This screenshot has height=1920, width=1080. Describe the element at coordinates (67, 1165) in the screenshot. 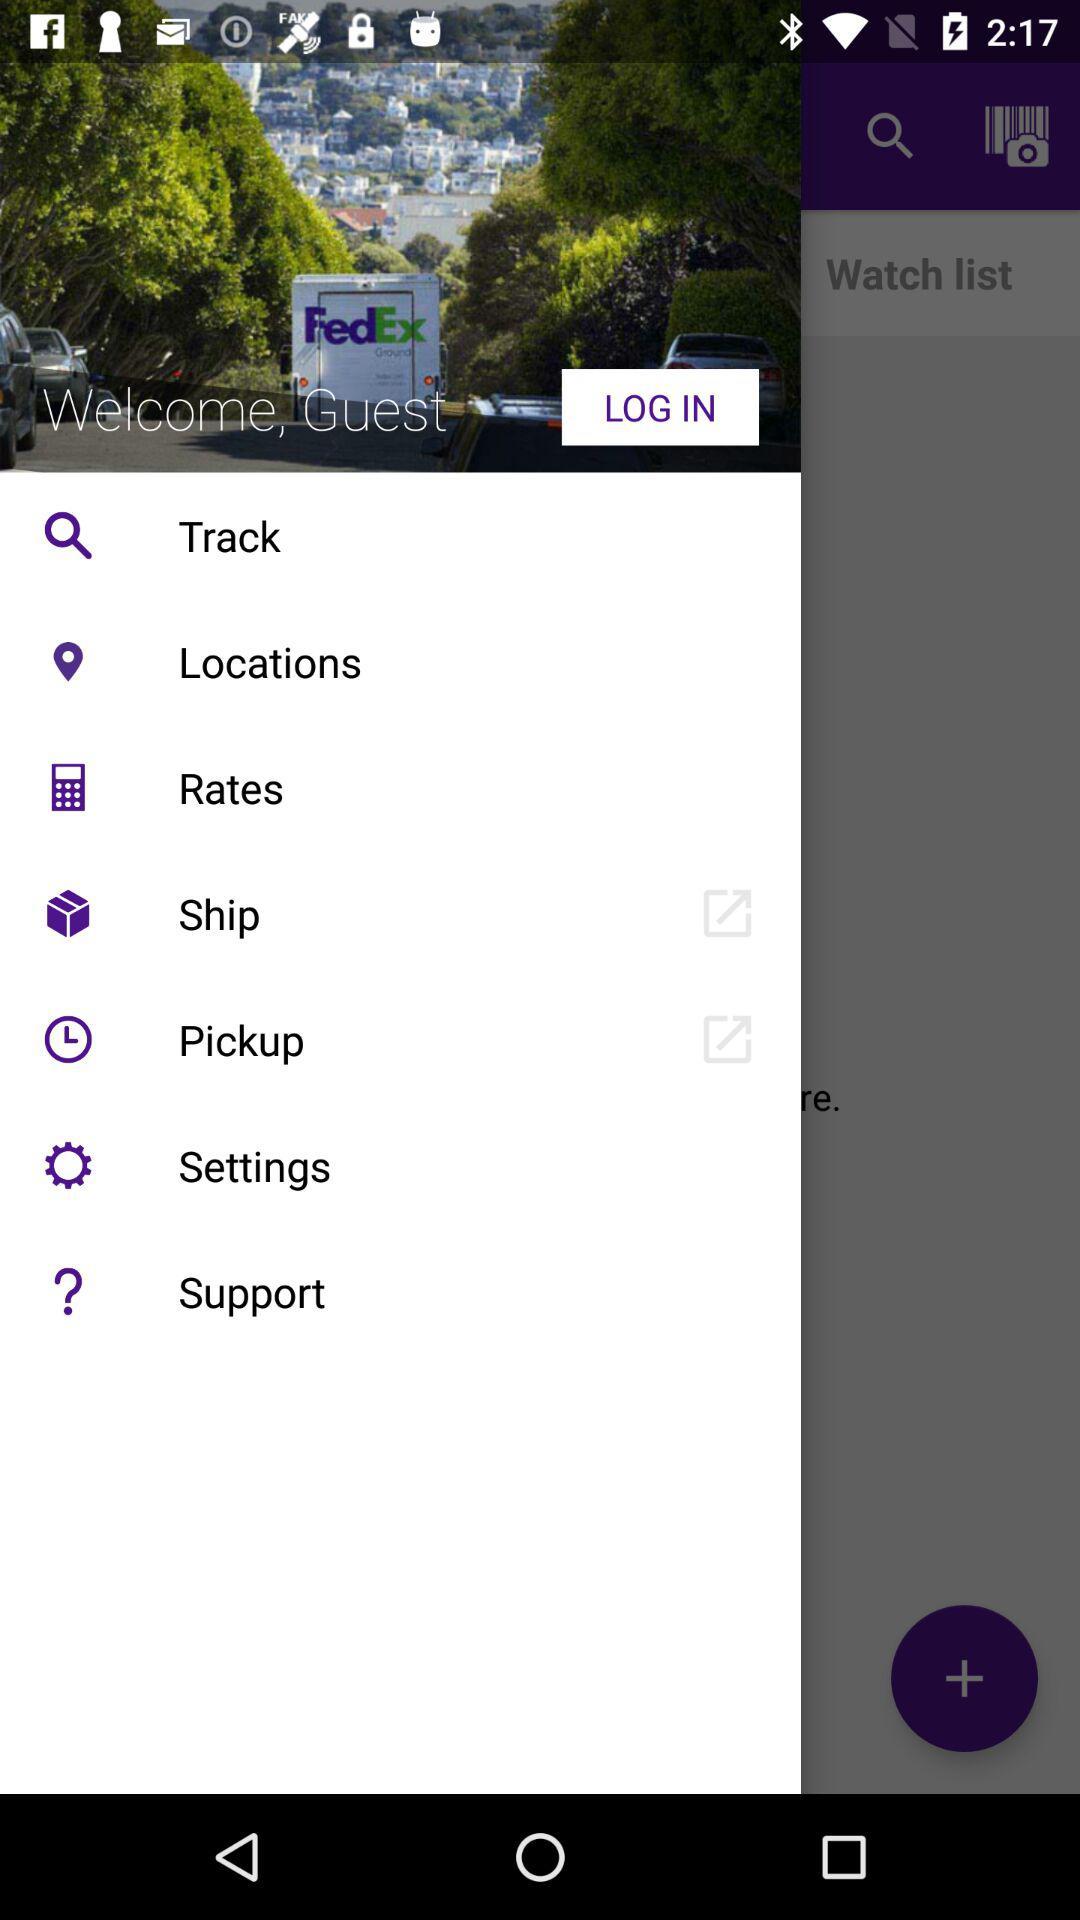

I see `the setting icon left to settings at the bottom of the page` at that location.